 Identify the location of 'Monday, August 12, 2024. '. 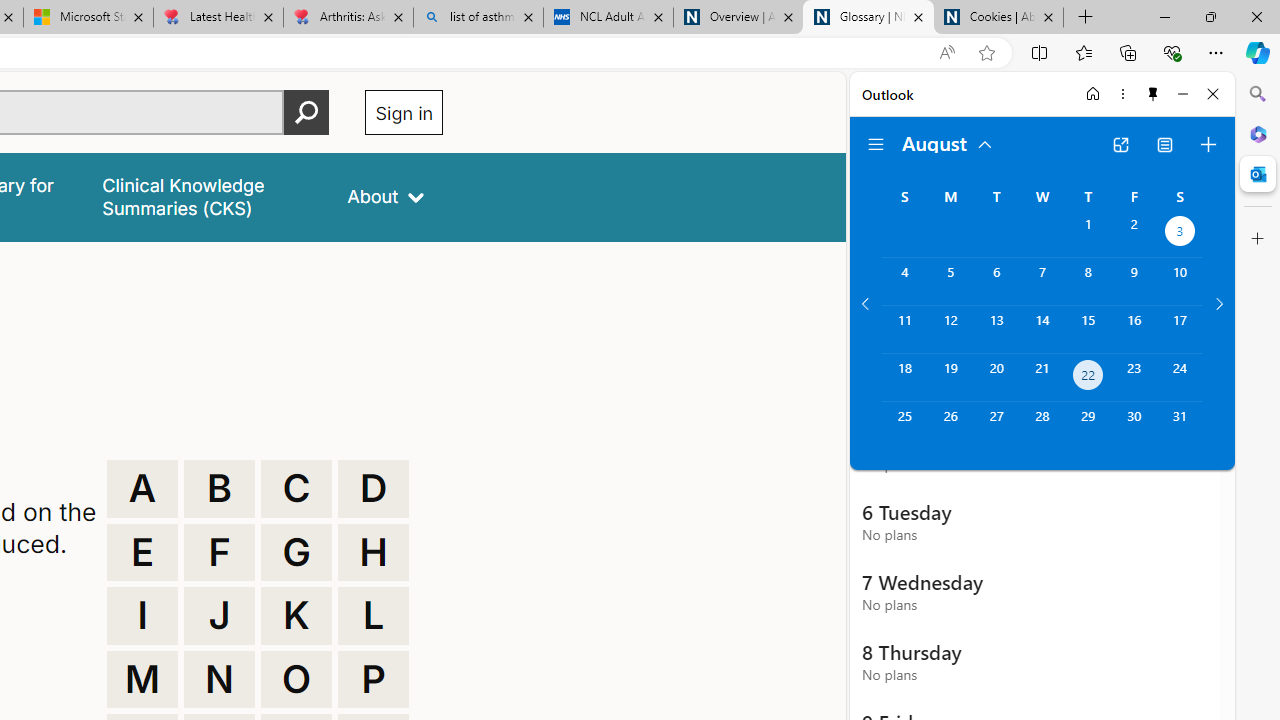
(949, 328).